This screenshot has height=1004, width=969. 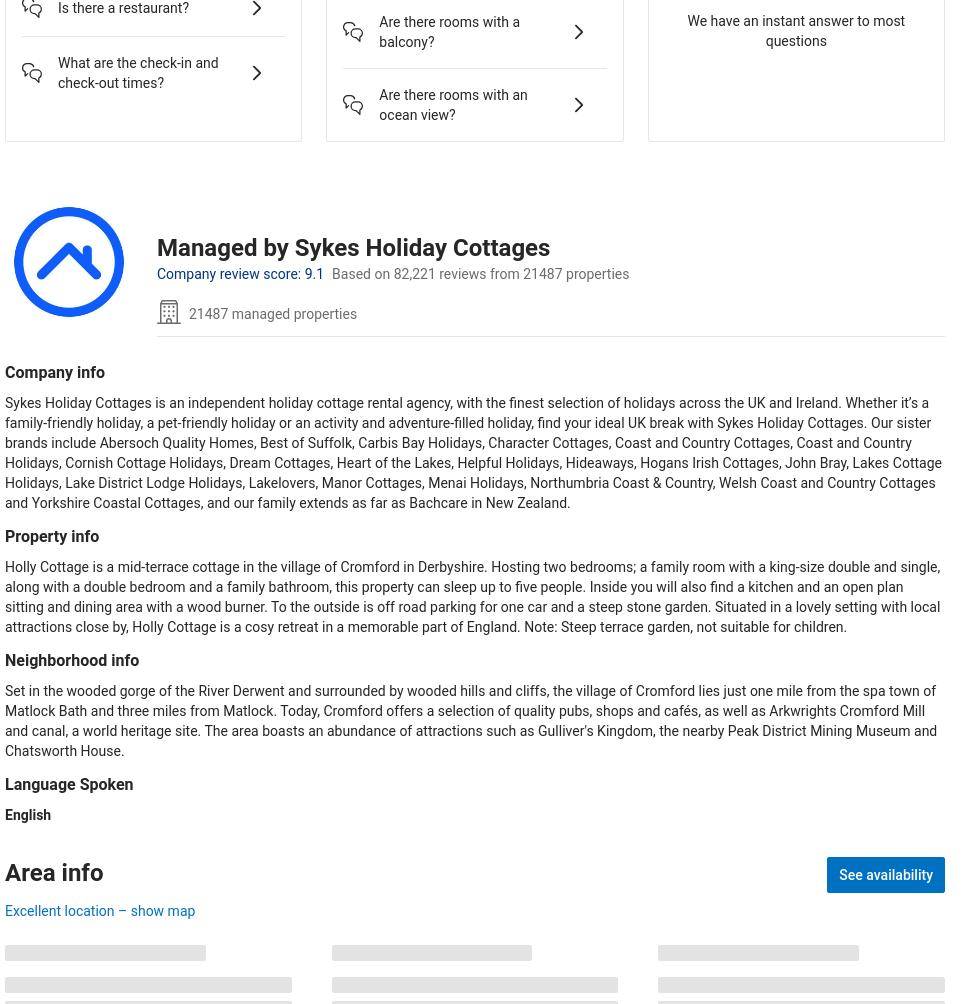 What do you see at coordinates (28, 814) in the screenshot?
I see `'English'` at bounding box center [28, 814].